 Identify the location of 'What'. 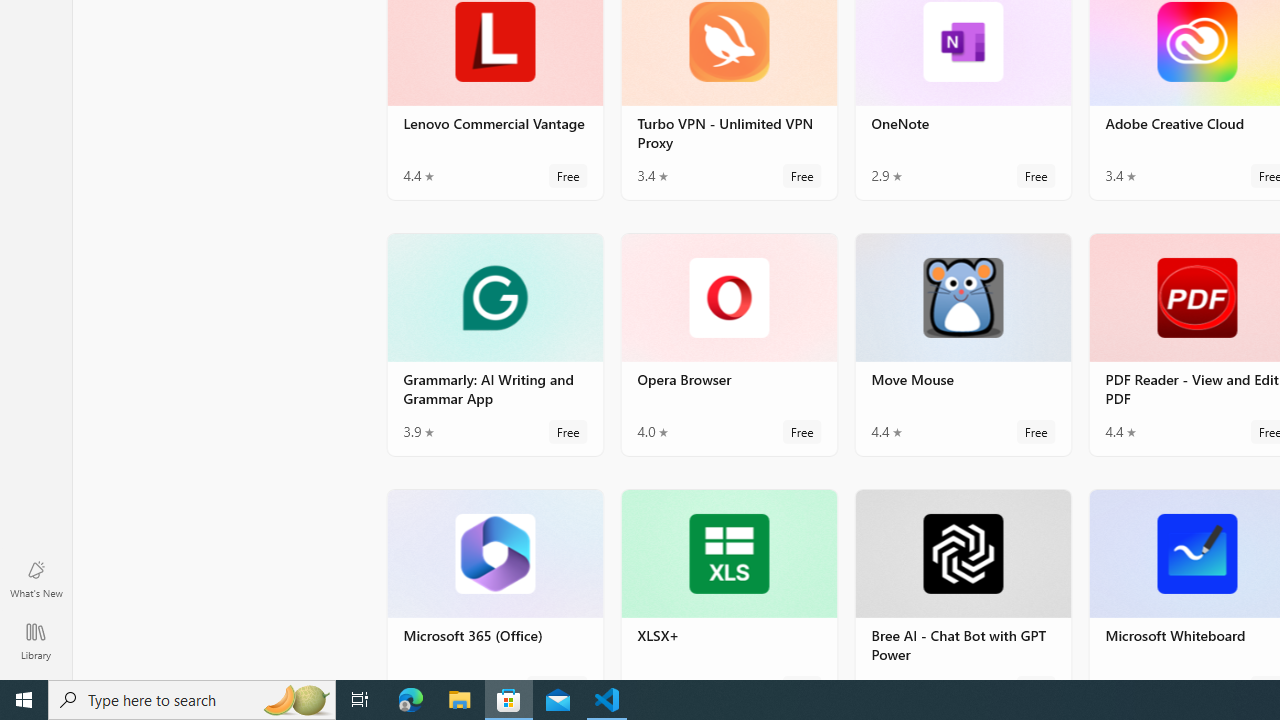
(35, 578).